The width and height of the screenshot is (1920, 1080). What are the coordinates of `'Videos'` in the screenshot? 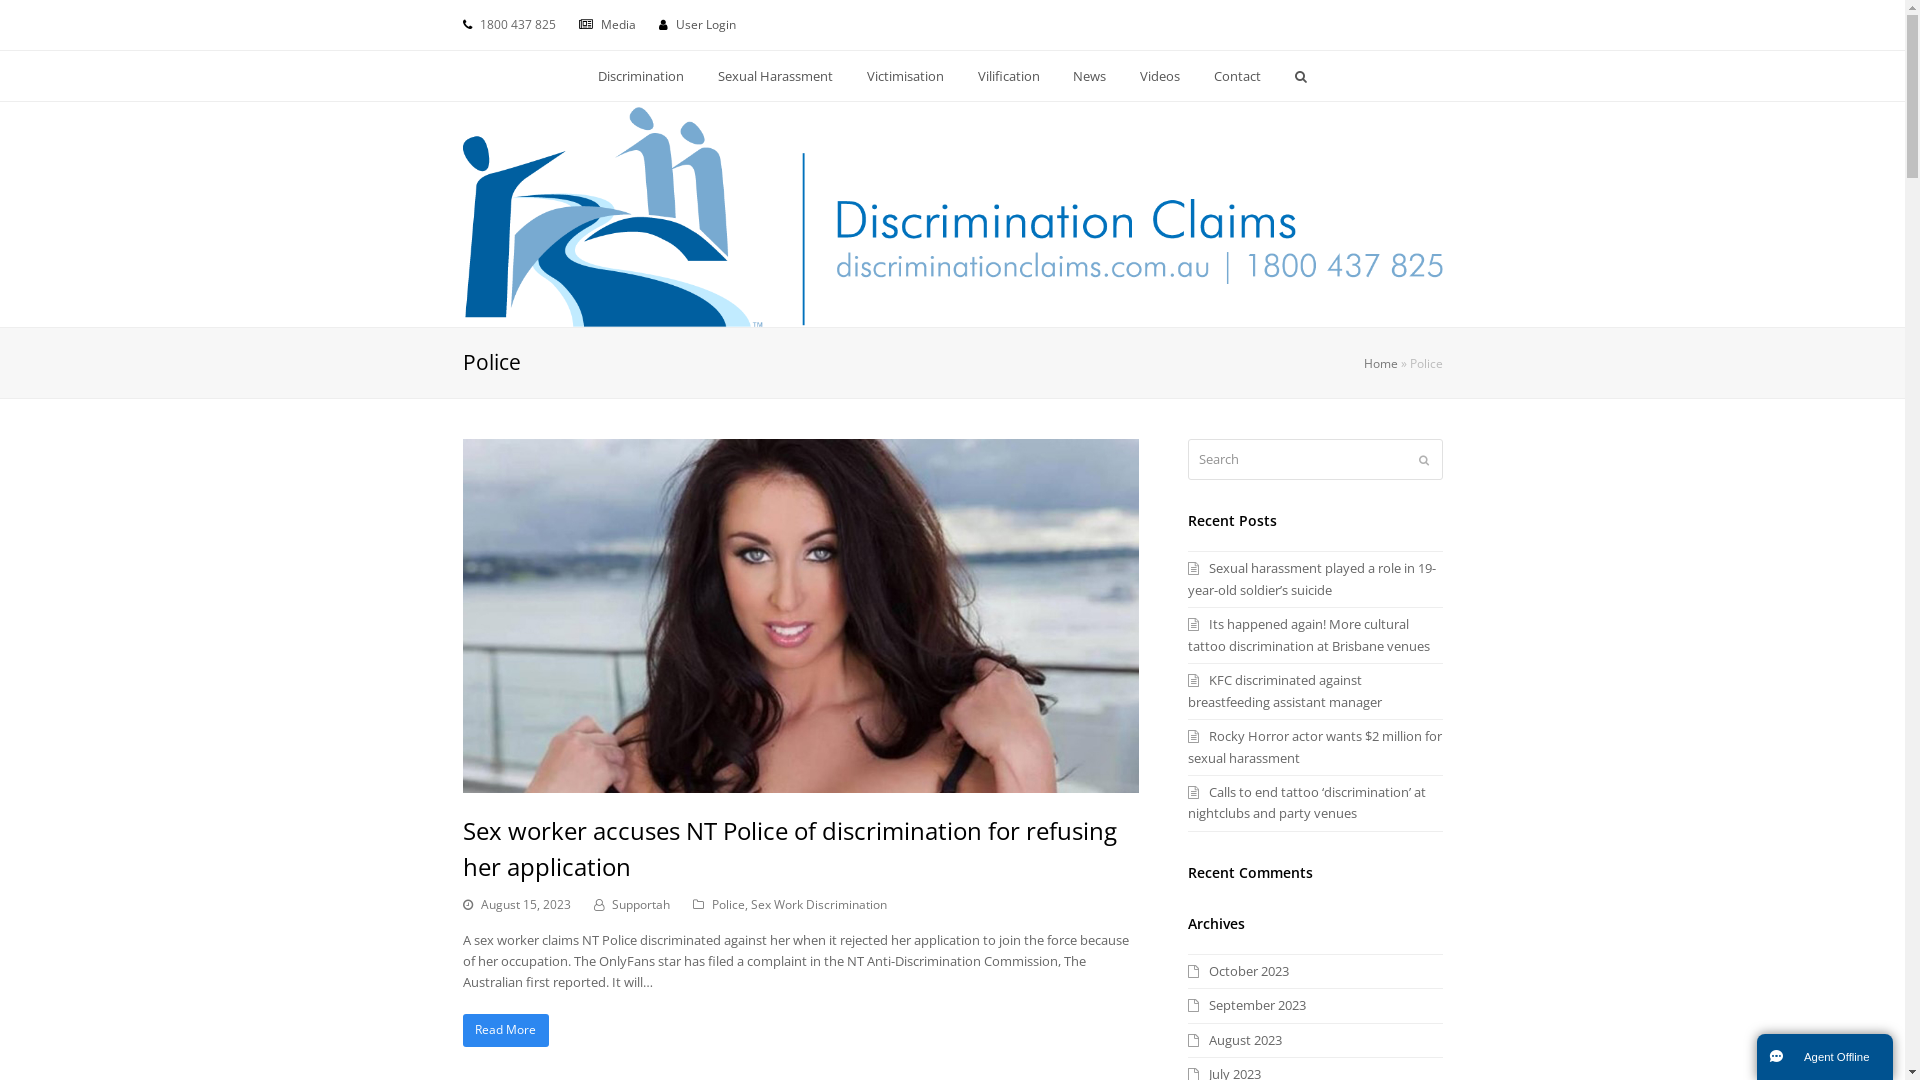 It's located at (1124, 75).